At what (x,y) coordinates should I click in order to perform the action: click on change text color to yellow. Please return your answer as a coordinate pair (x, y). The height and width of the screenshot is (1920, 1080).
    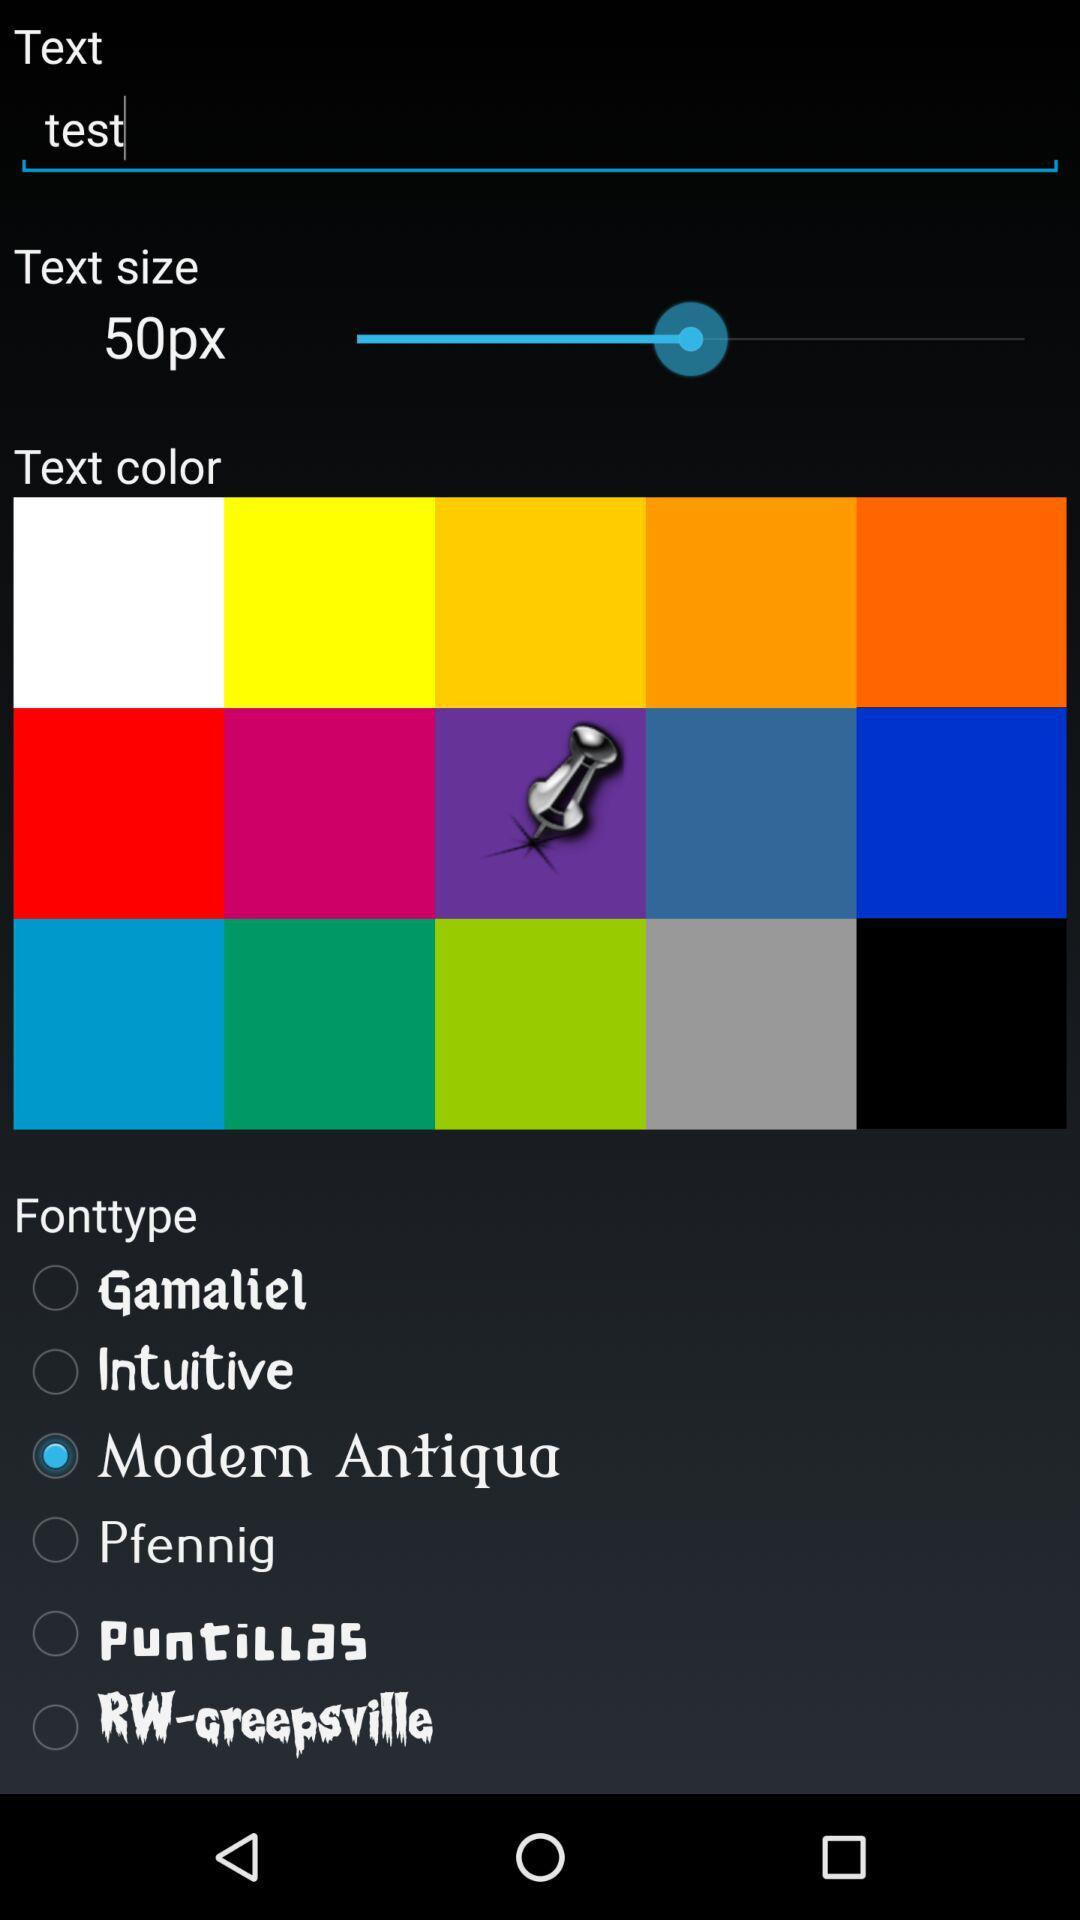
    Looking at the image, I should click on (328, 601).